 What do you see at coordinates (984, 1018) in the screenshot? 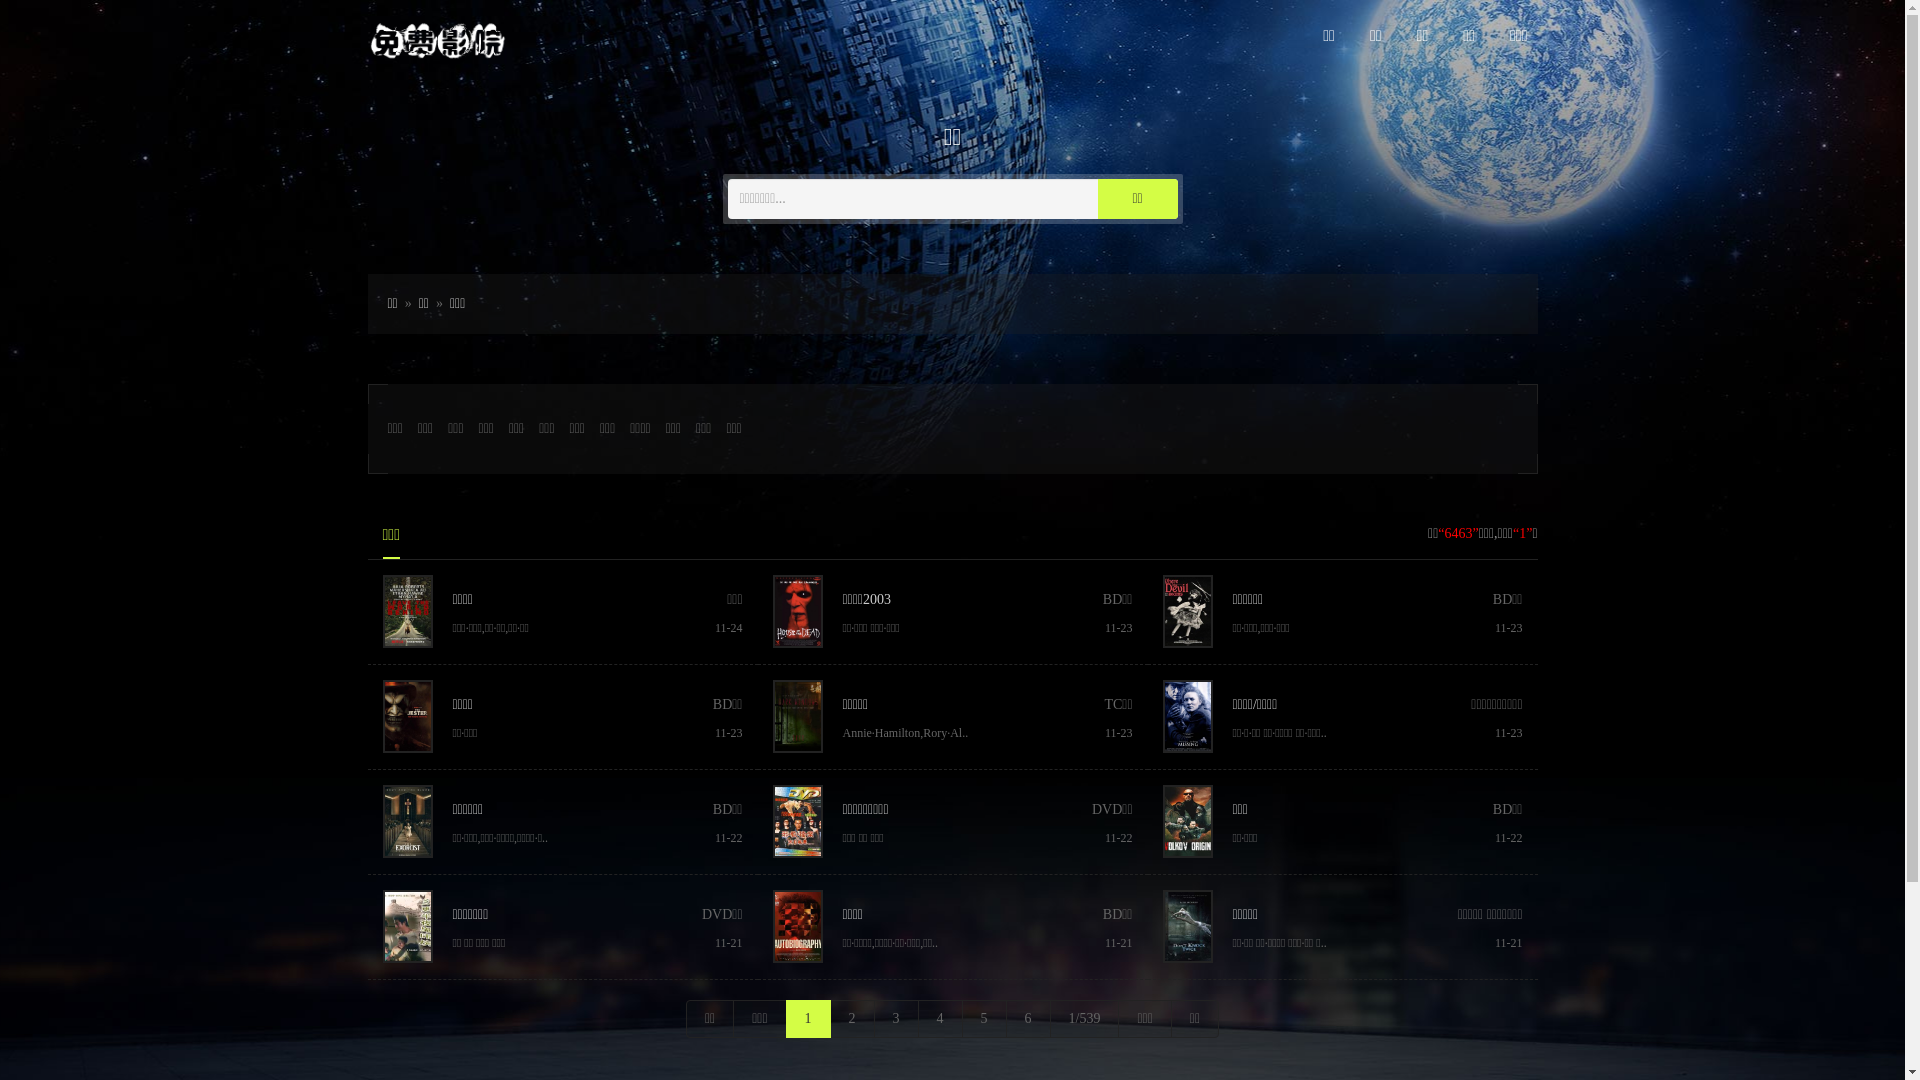
I see `'5'` at bounding box center [984, 1018].